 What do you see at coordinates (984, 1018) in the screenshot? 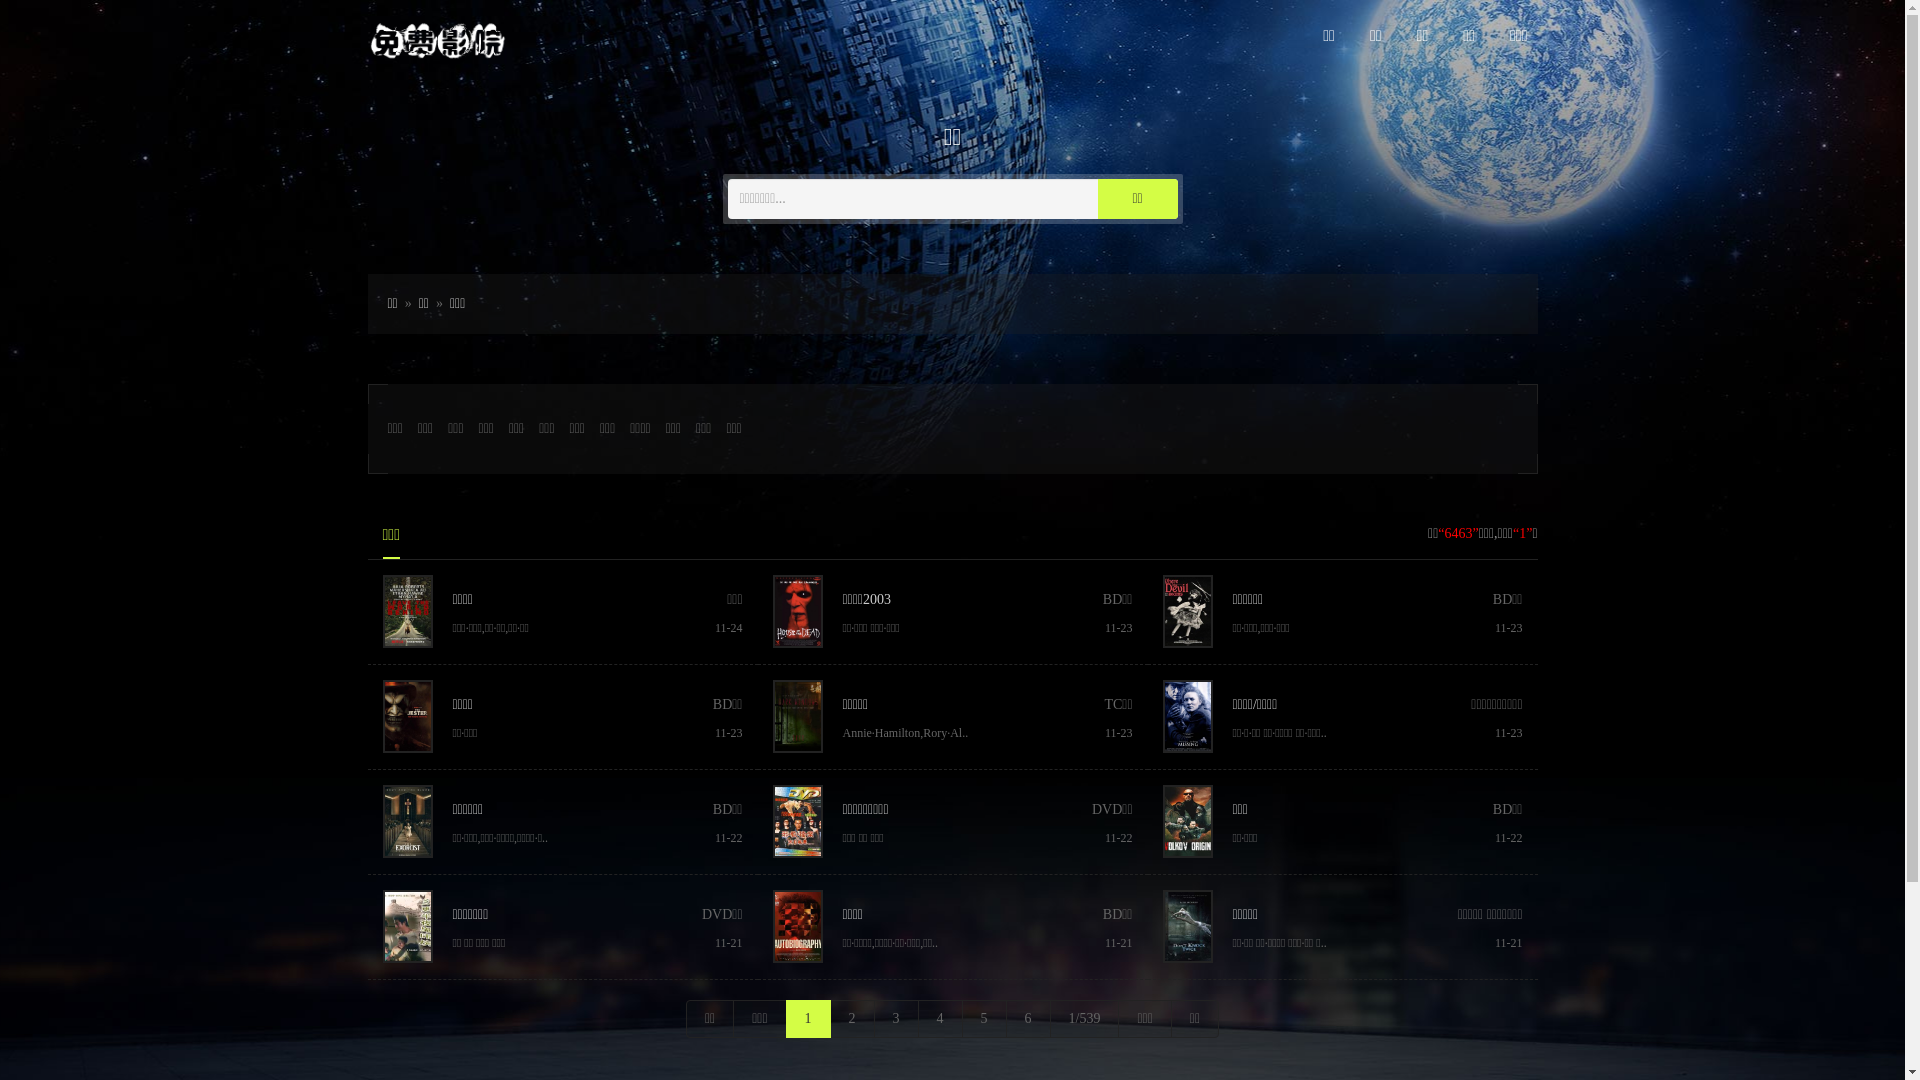
I see `'5'` at bounding box center [984, 1018].